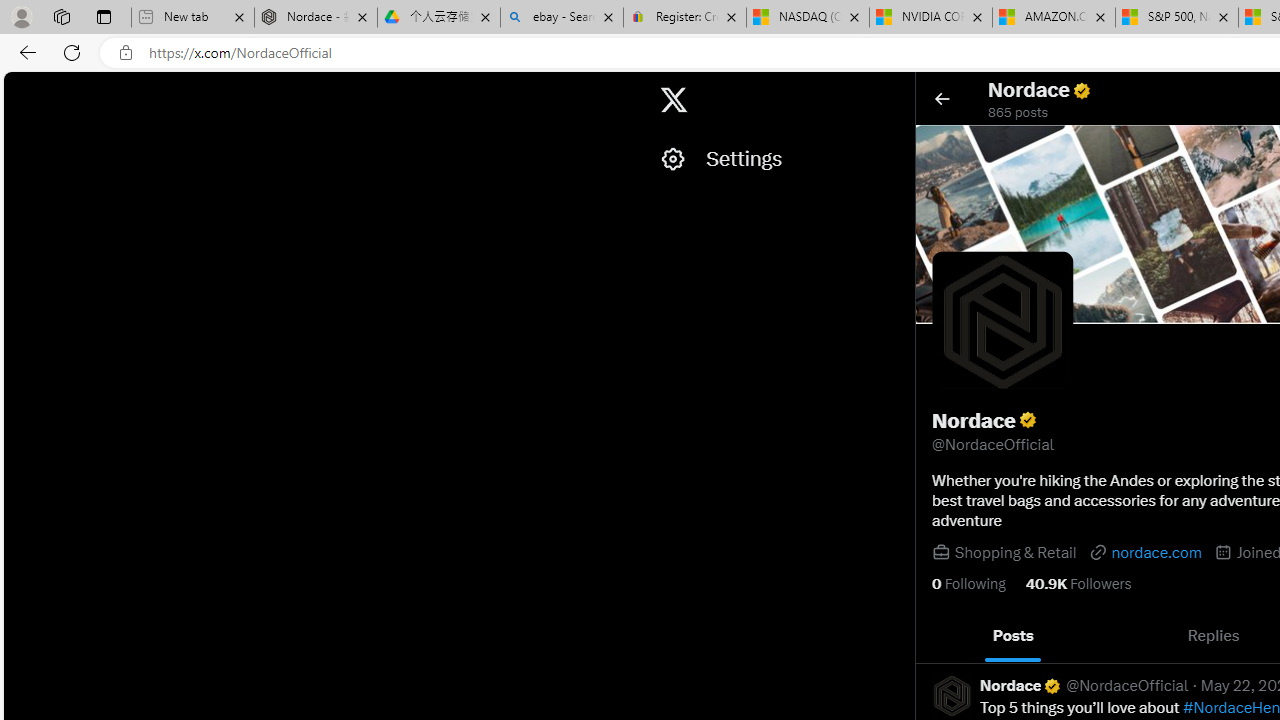 The width and height of the screenshot is (1280, 720). I want to click on 'Shopping & Retail', so click(1015, 552).